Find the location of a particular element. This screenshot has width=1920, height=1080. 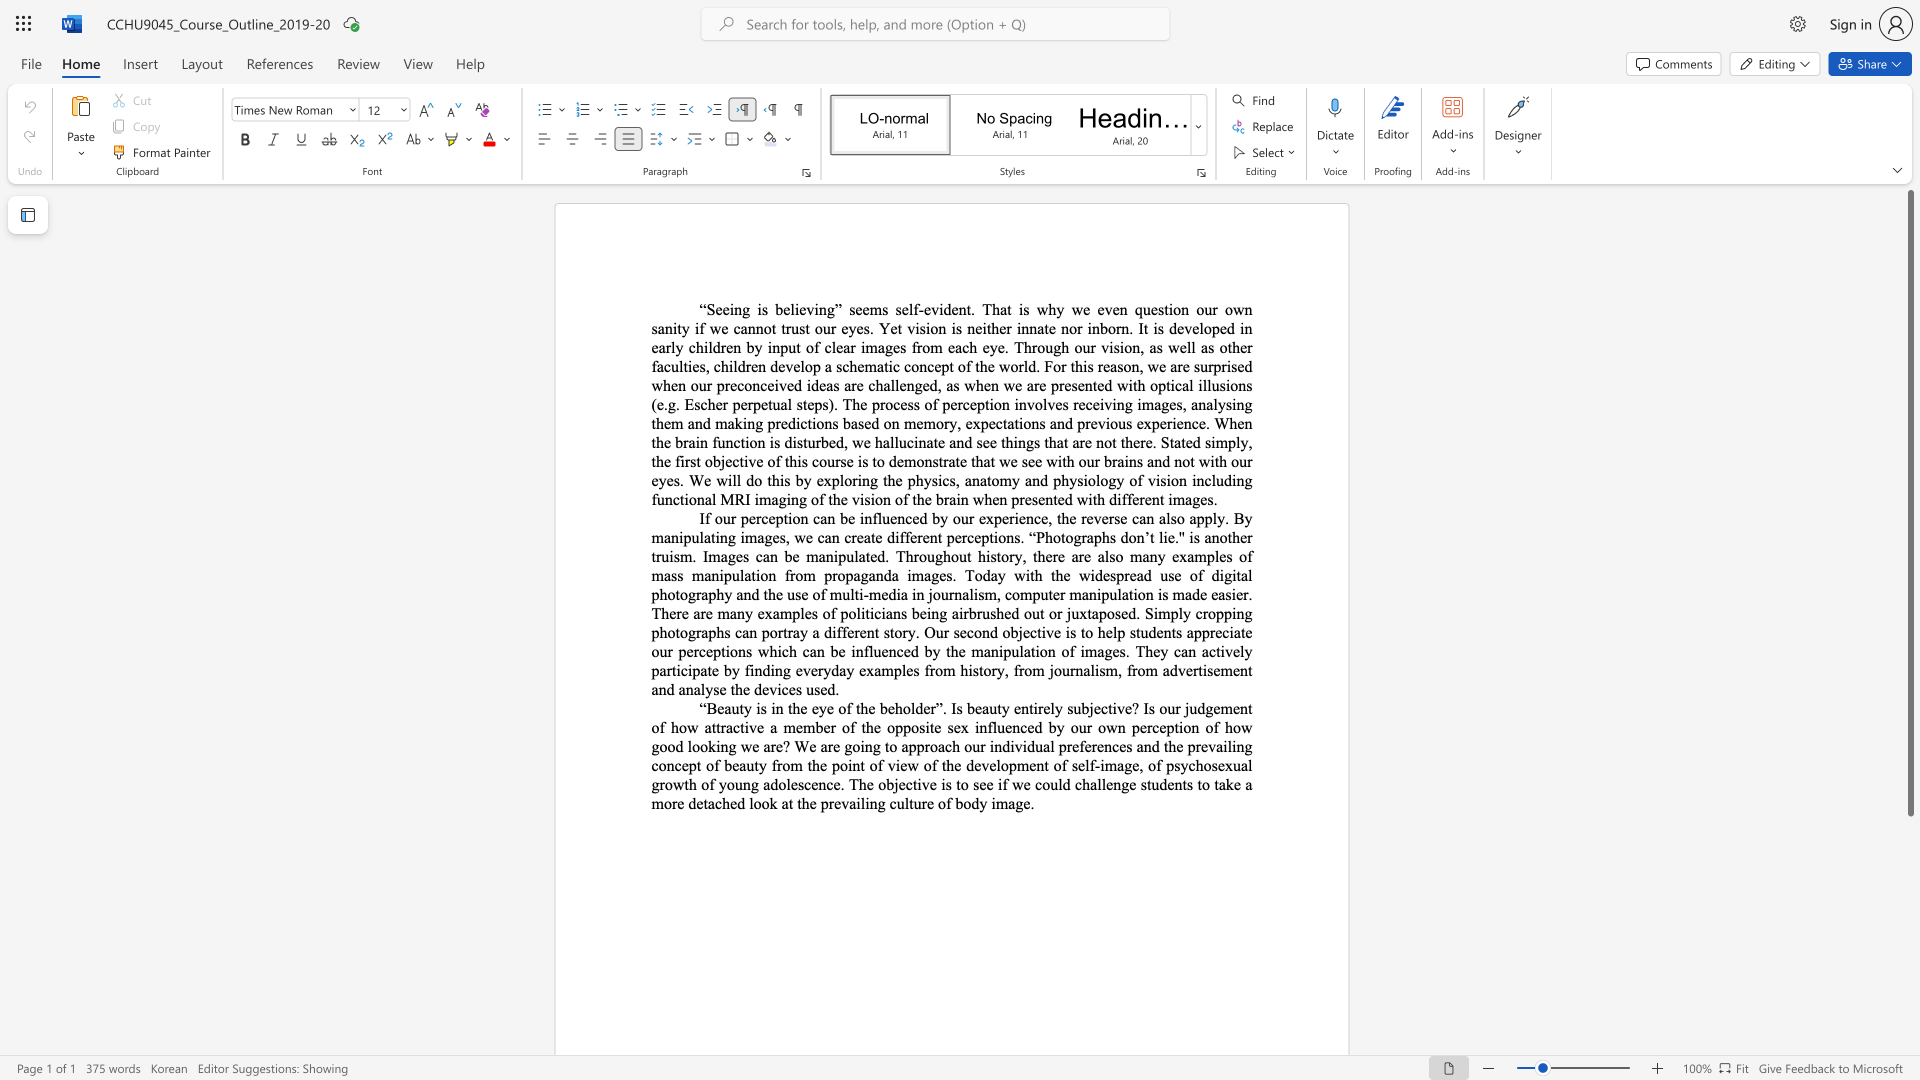

the right-hand scrollbar to descend the page is located at coordinates (1909, 1019).